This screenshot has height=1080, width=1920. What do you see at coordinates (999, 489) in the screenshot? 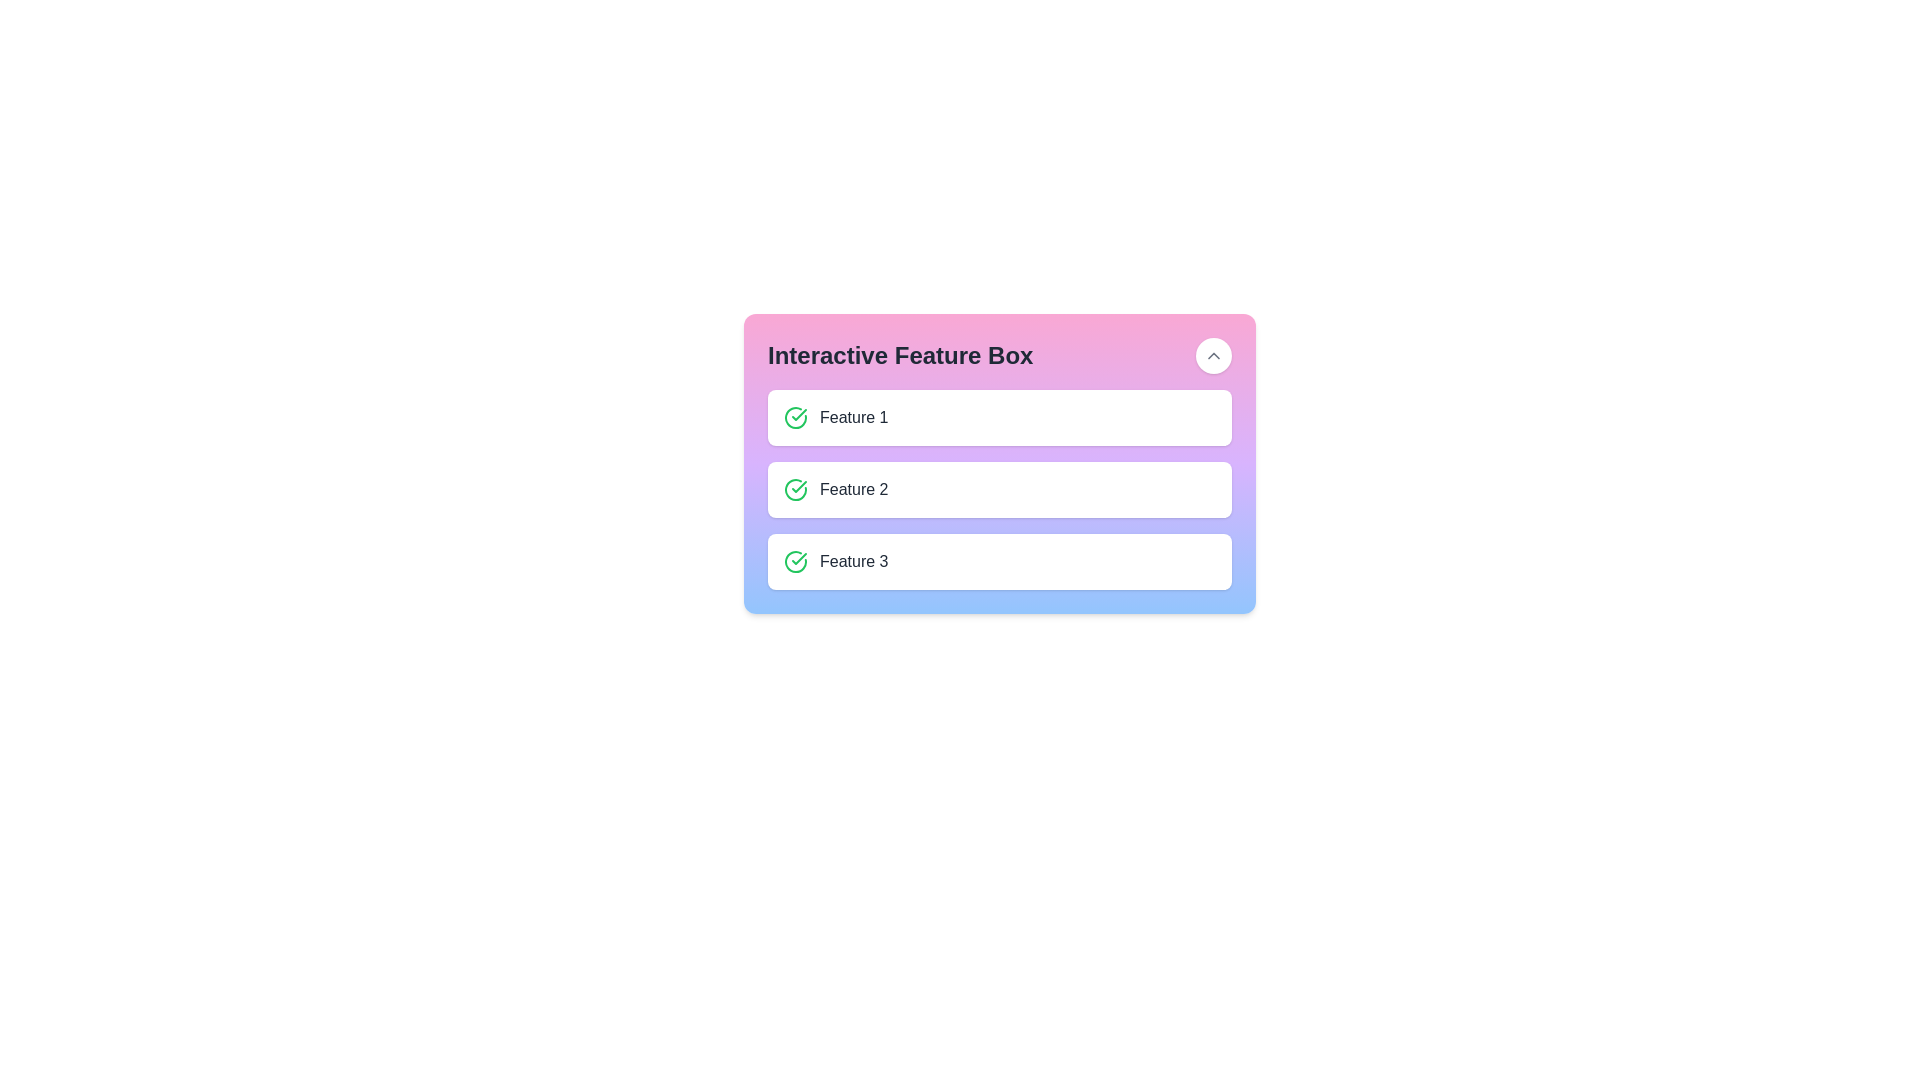
I see `the 'Feature 2' list item card, which is the second item in the vertically stacked list of features inside the 'Interactive Feature Box' panel` at bounding box center [999, 489].